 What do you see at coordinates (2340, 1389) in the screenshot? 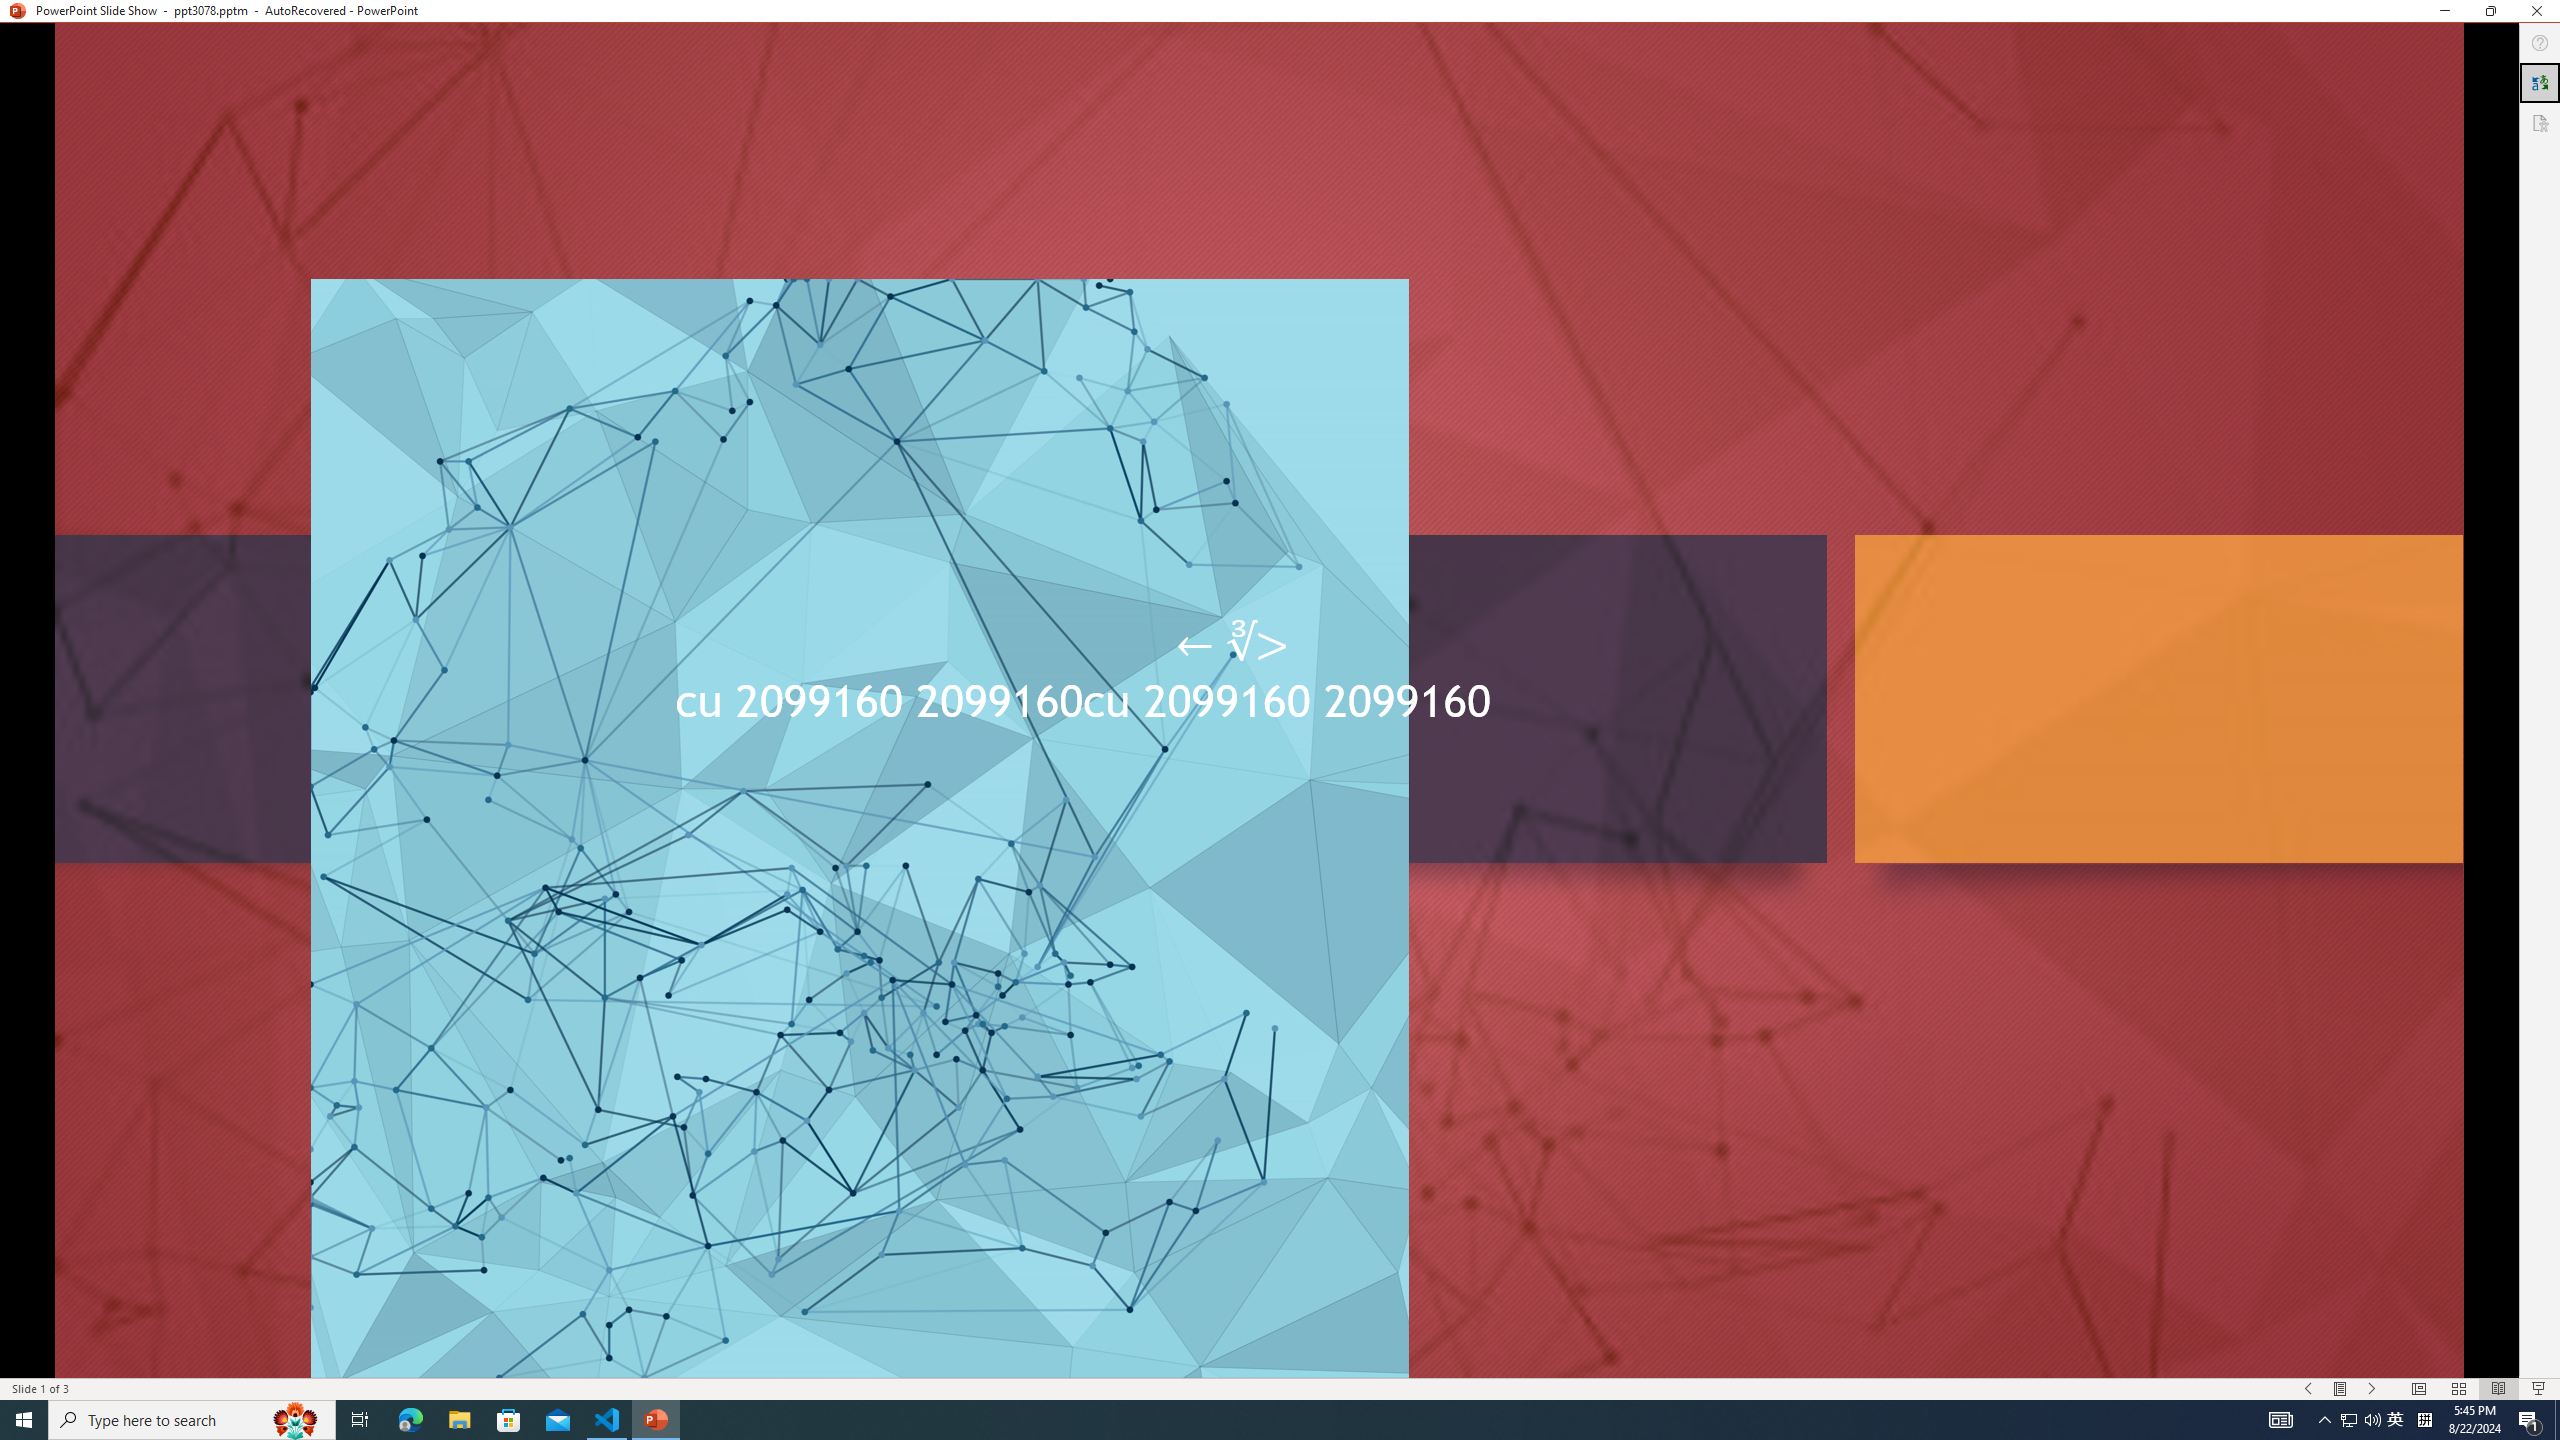
I see `'Menu On'` at bounding box center [2340, 1389].